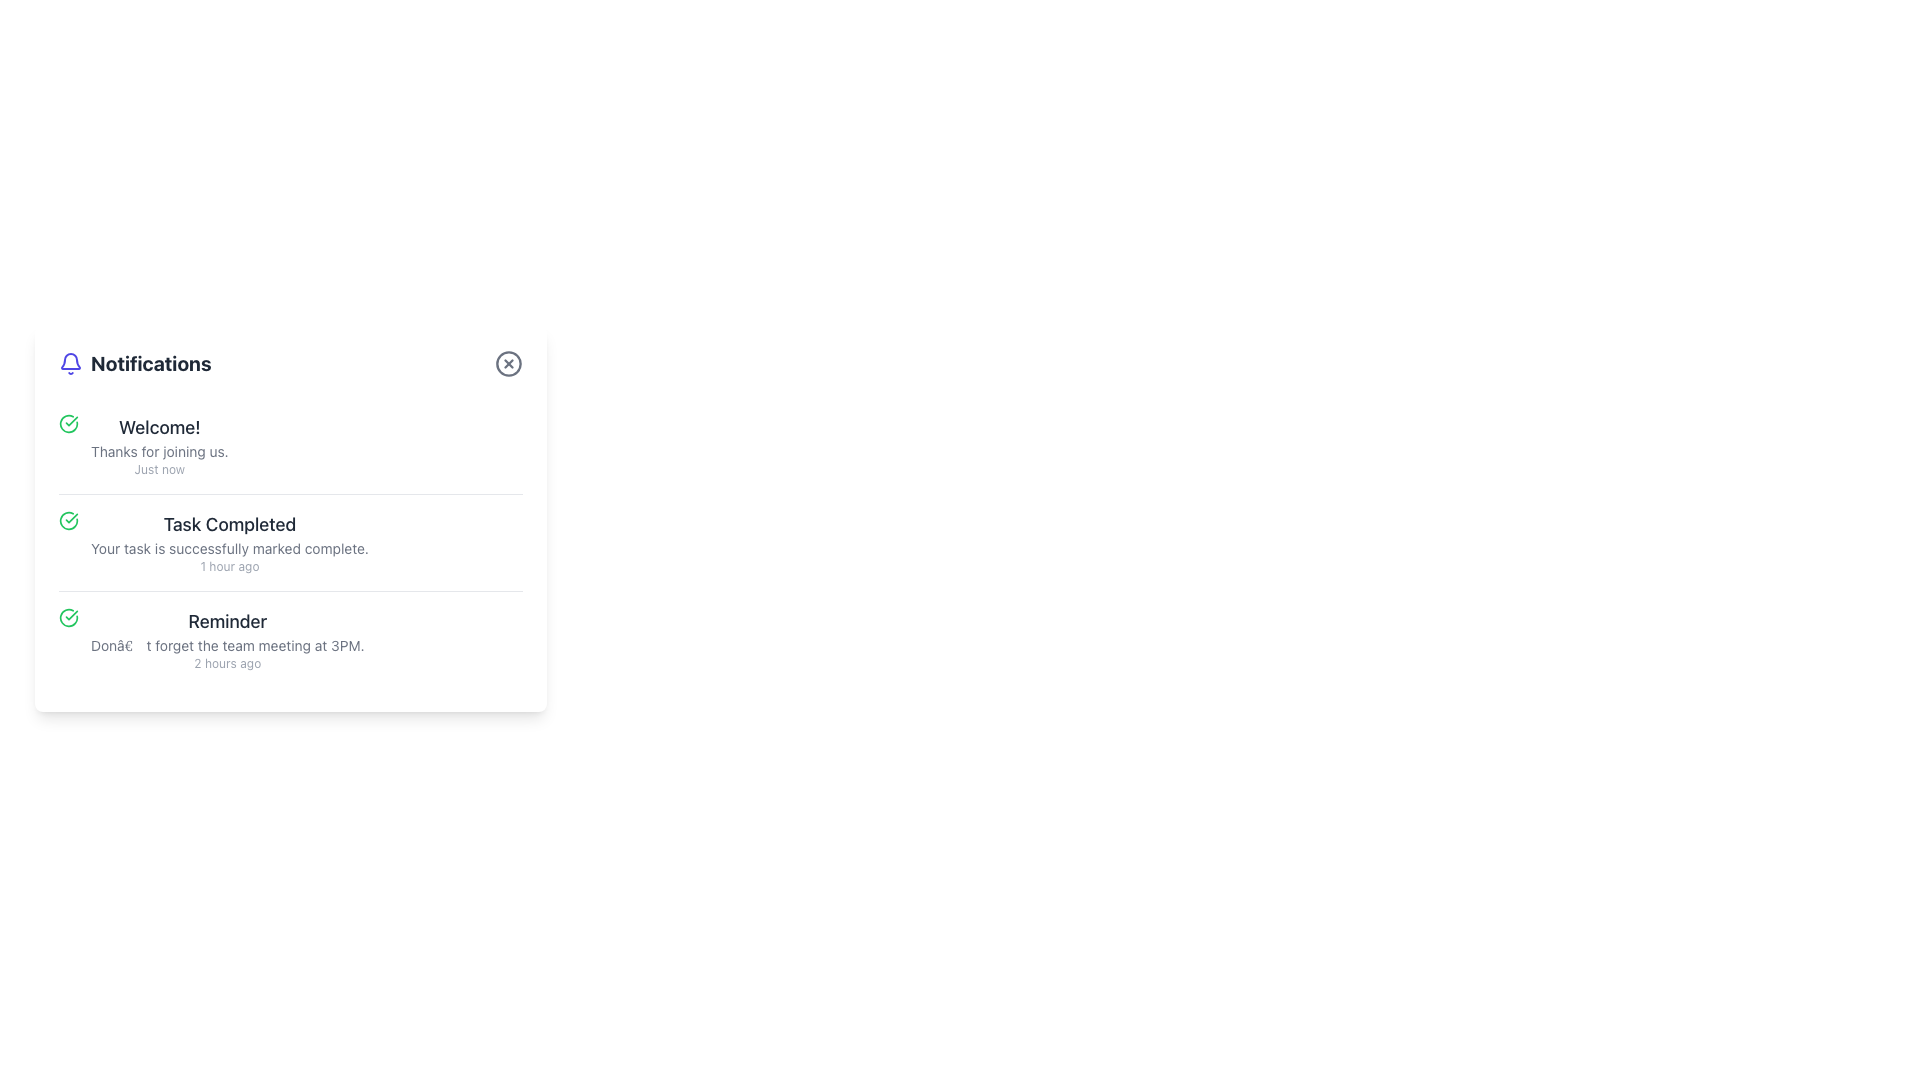  What do you see at coordinates (158, 445) in the screenshot?
I see `the first static text-based notification in the notification panel` at bounding box center [158, 445].